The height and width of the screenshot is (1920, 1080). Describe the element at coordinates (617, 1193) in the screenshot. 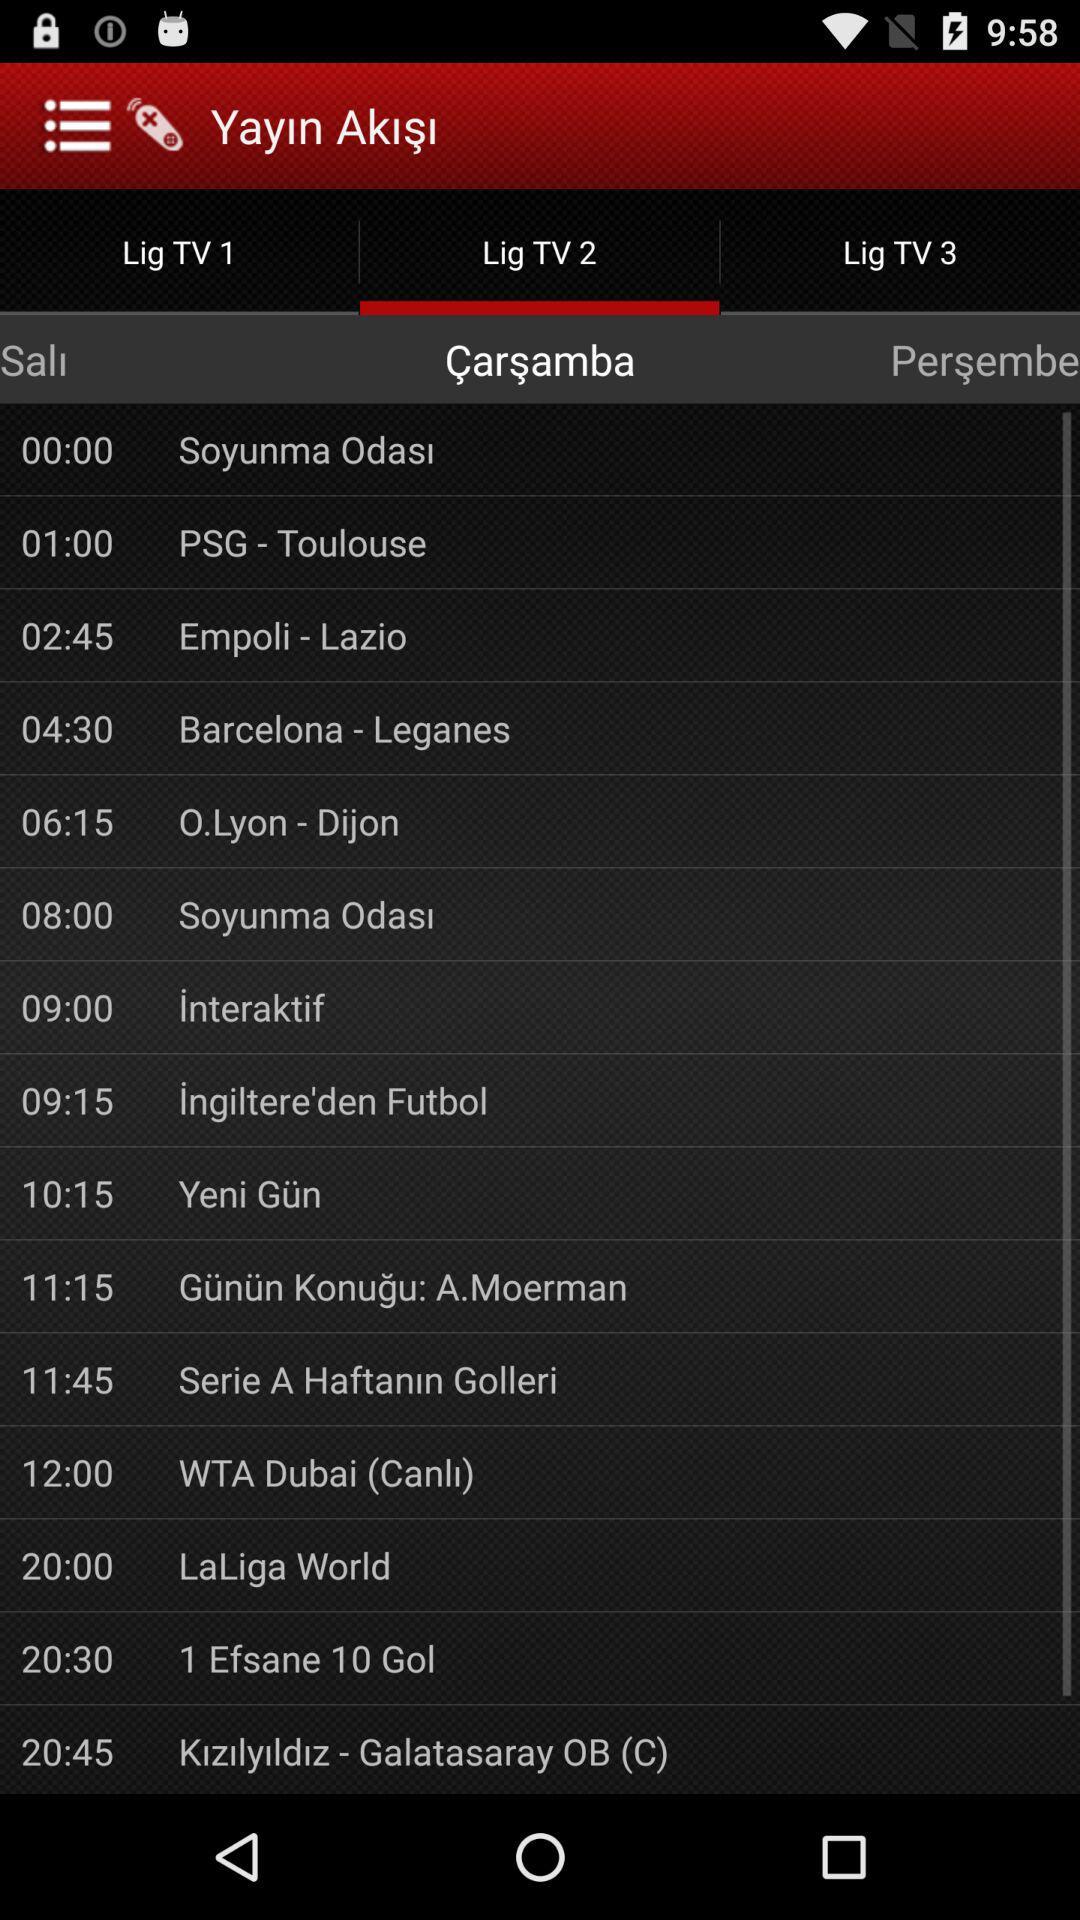

I see `the app to the right of 10:15 item` at that location.